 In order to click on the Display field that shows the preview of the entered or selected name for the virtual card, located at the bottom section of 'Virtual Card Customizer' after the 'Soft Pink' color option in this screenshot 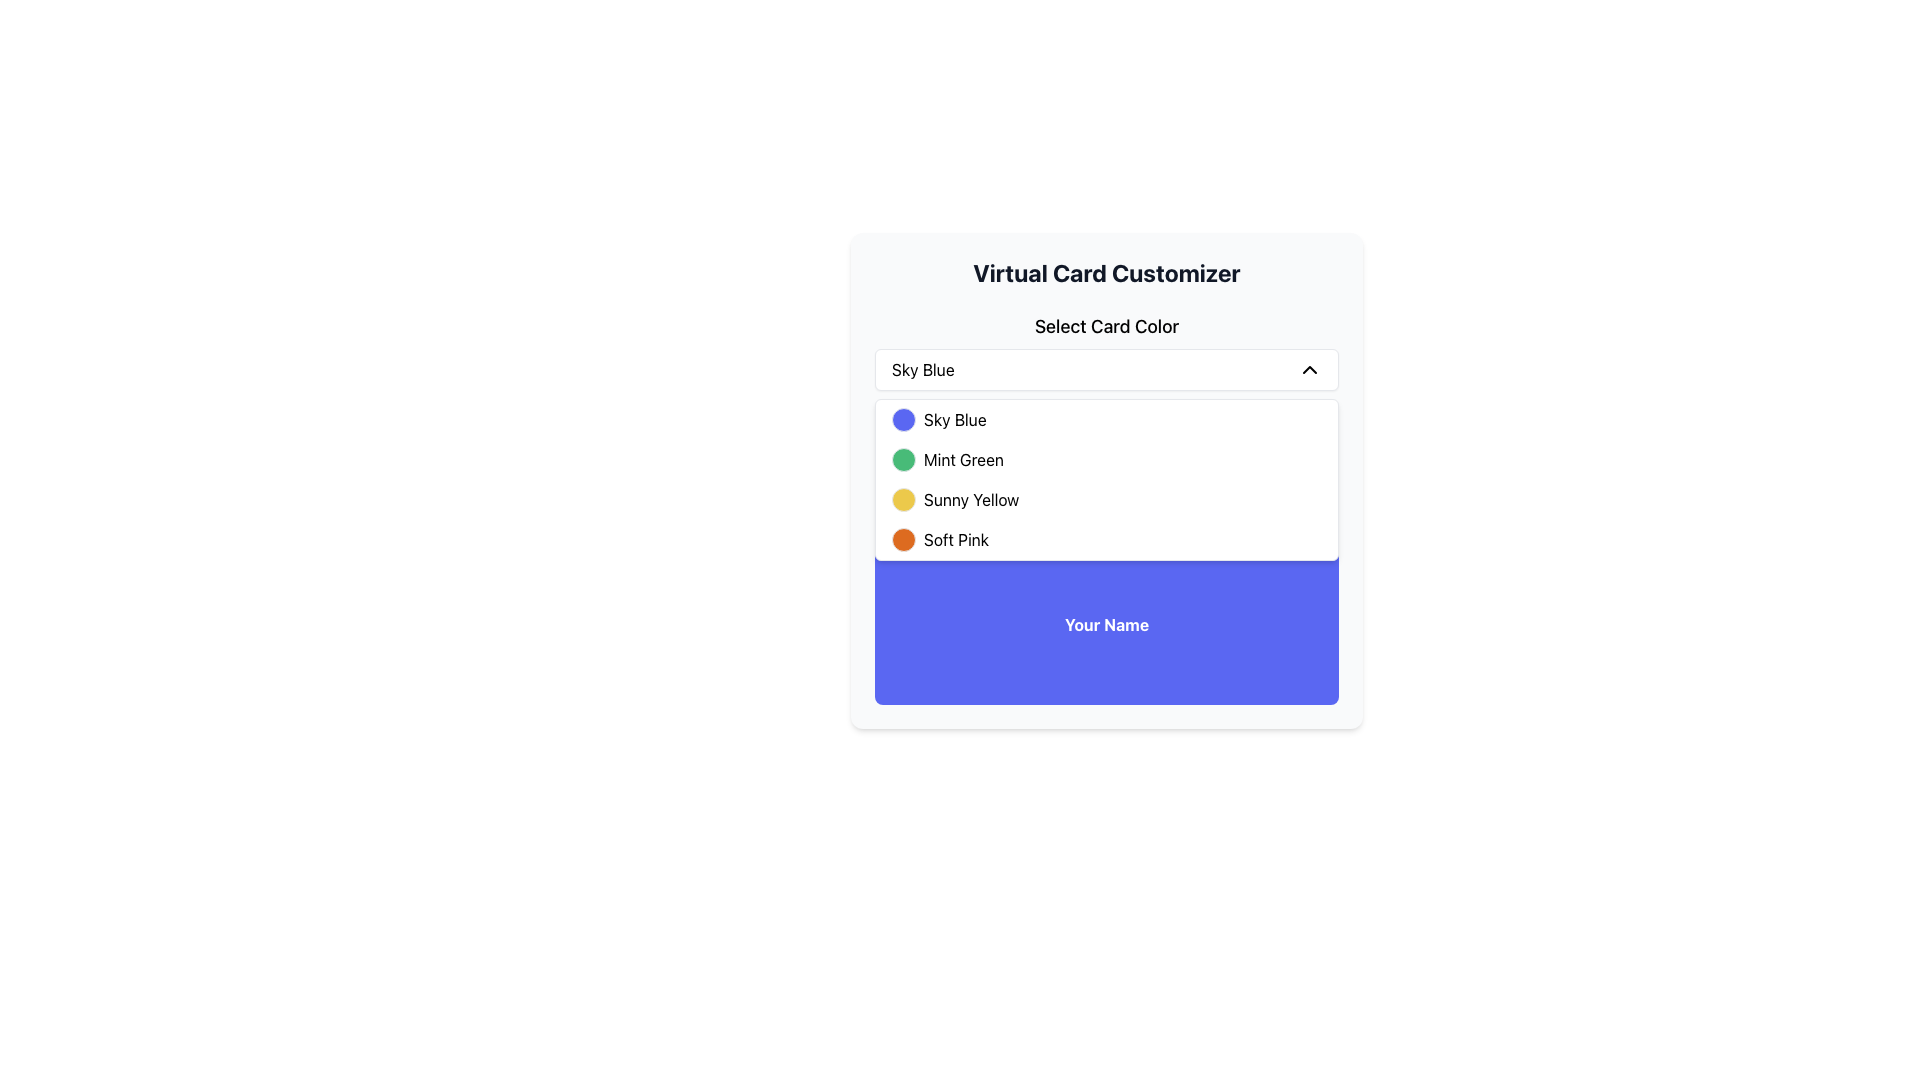, I will do `click(1106, 605)`.